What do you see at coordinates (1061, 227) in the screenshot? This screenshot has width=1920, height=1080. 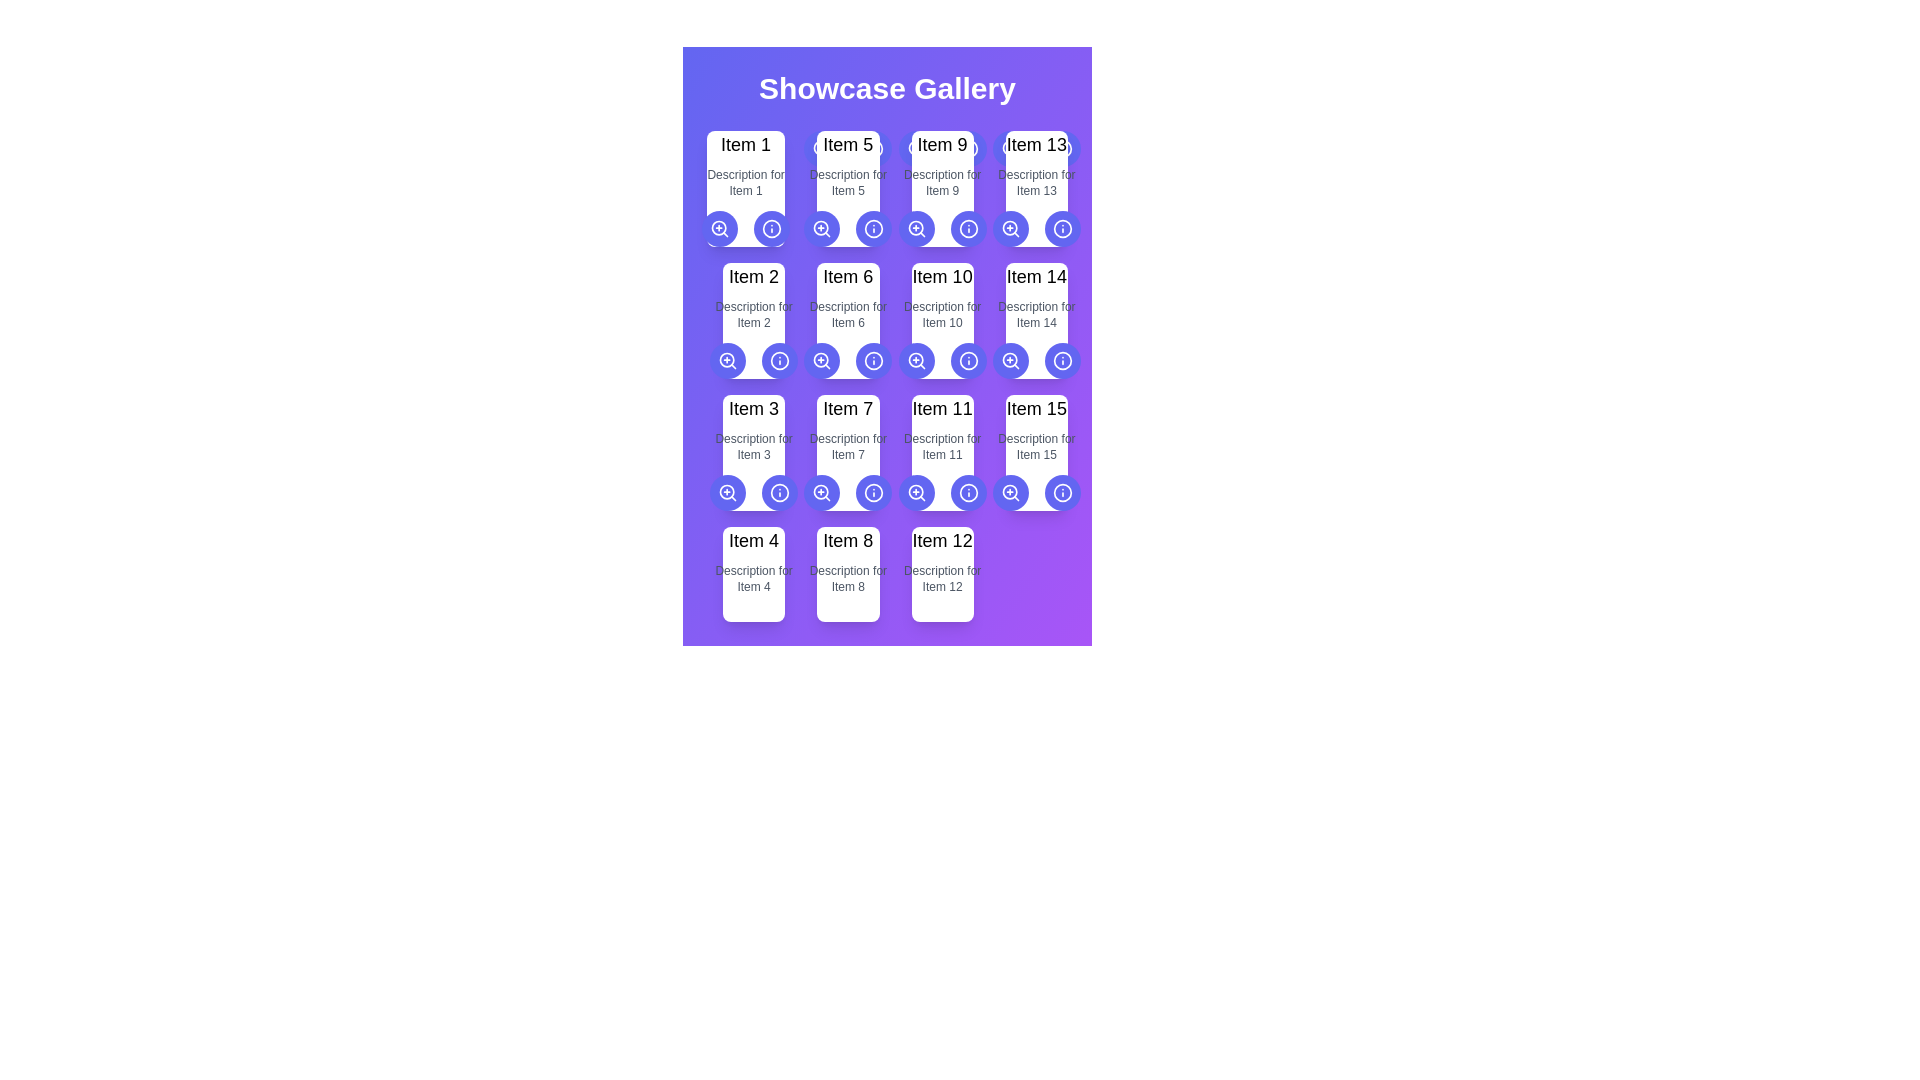 I see `the information icon button located in the top-right quadrant of the interface, specifically in the fourth column of the first row of items` at bounding box center [1061, 227].